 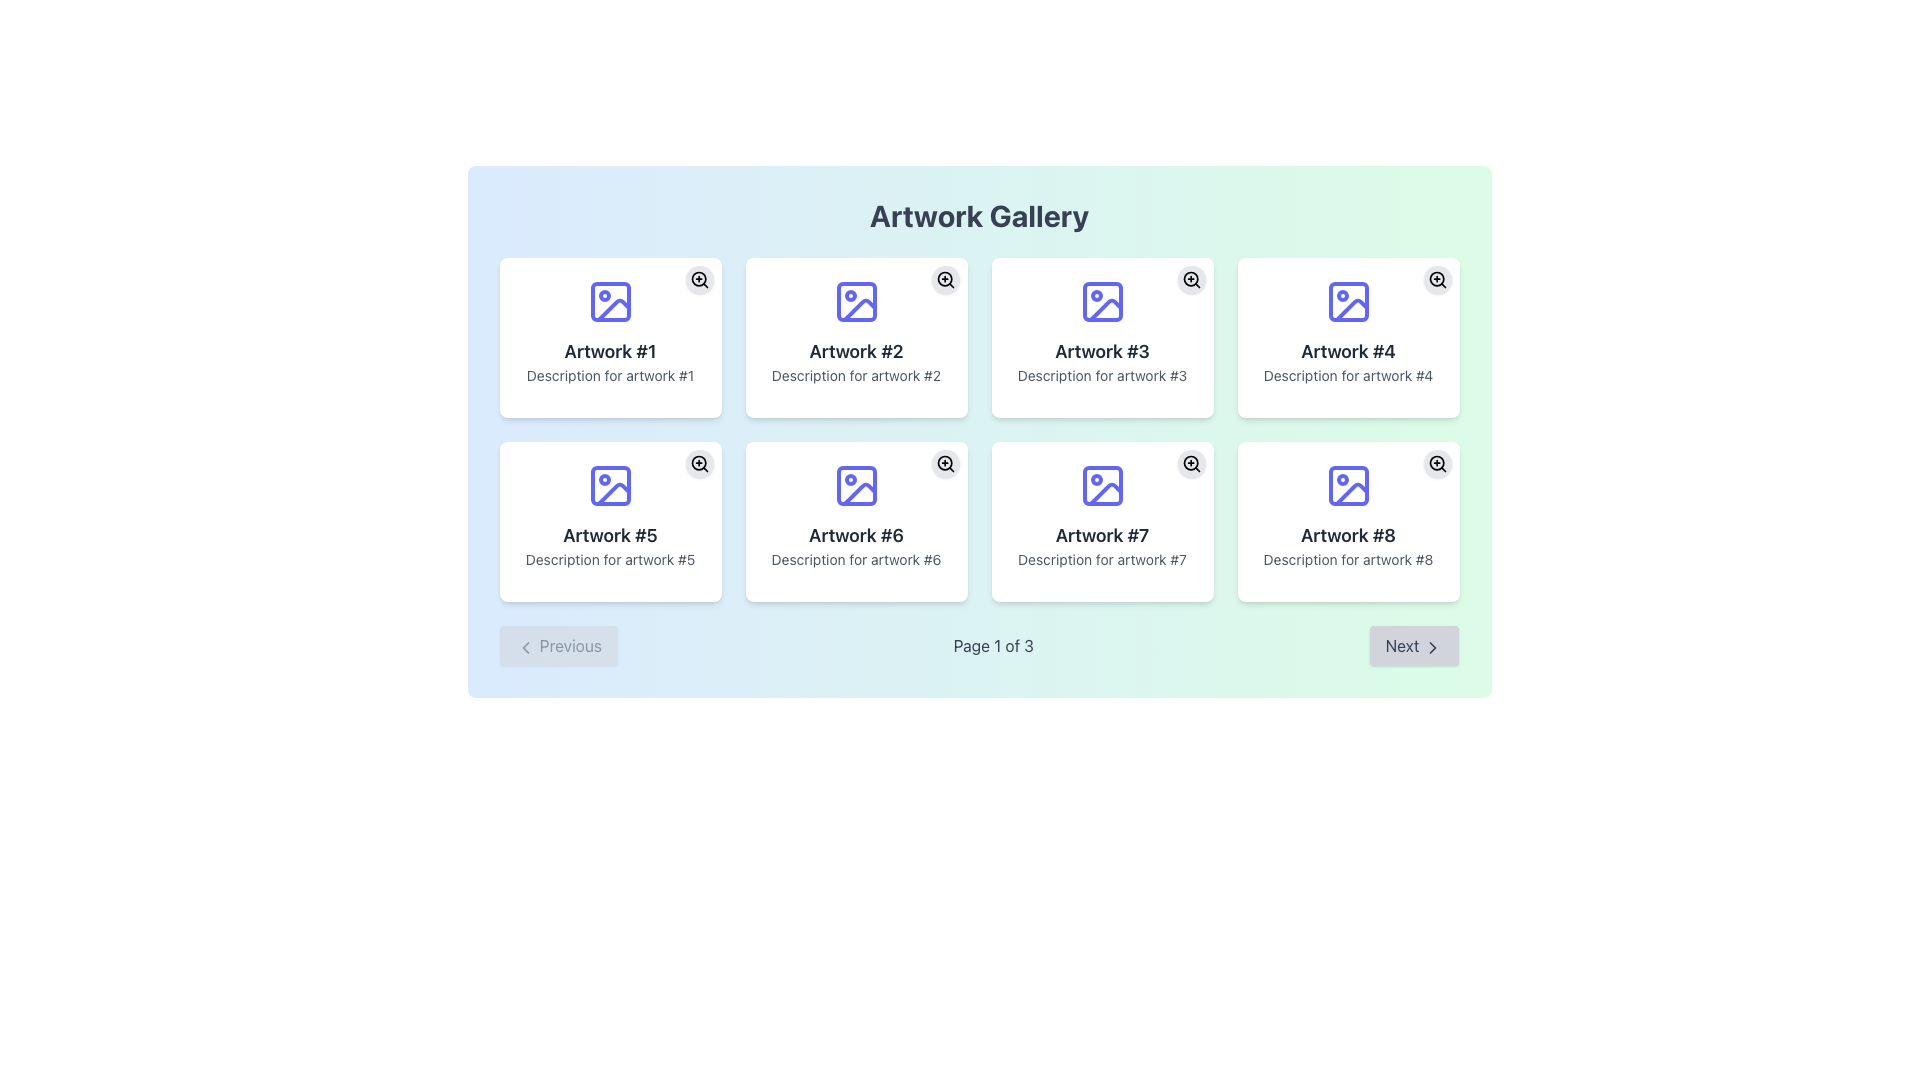 What do you see at coordinates (1348, 535) in the screenshot?
I see `text label that identifies the artwork in the bottom-right card of the grid layout, positioned above the description text` at bounding box center [1348, 535].